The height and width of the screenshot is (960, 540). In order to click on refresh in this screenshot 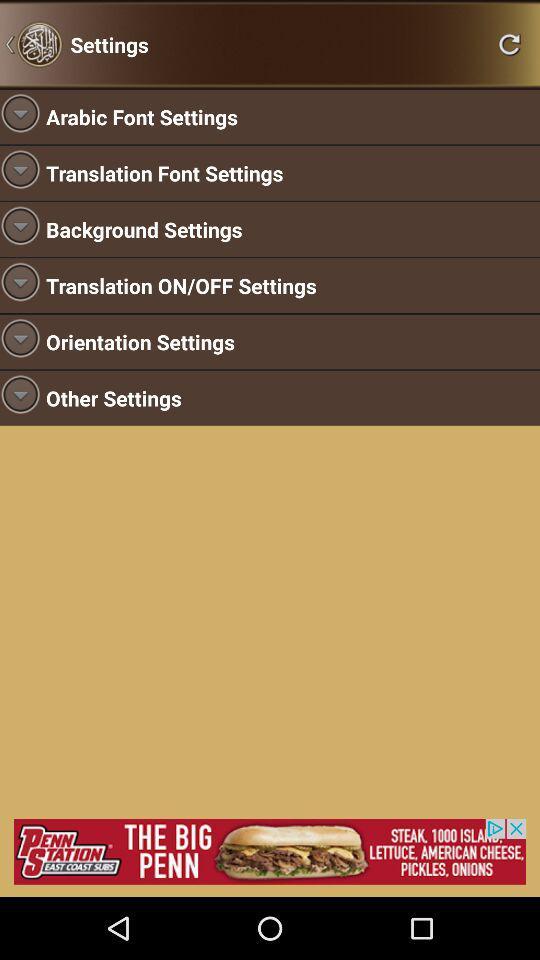, I will do `click(509, 43)`.